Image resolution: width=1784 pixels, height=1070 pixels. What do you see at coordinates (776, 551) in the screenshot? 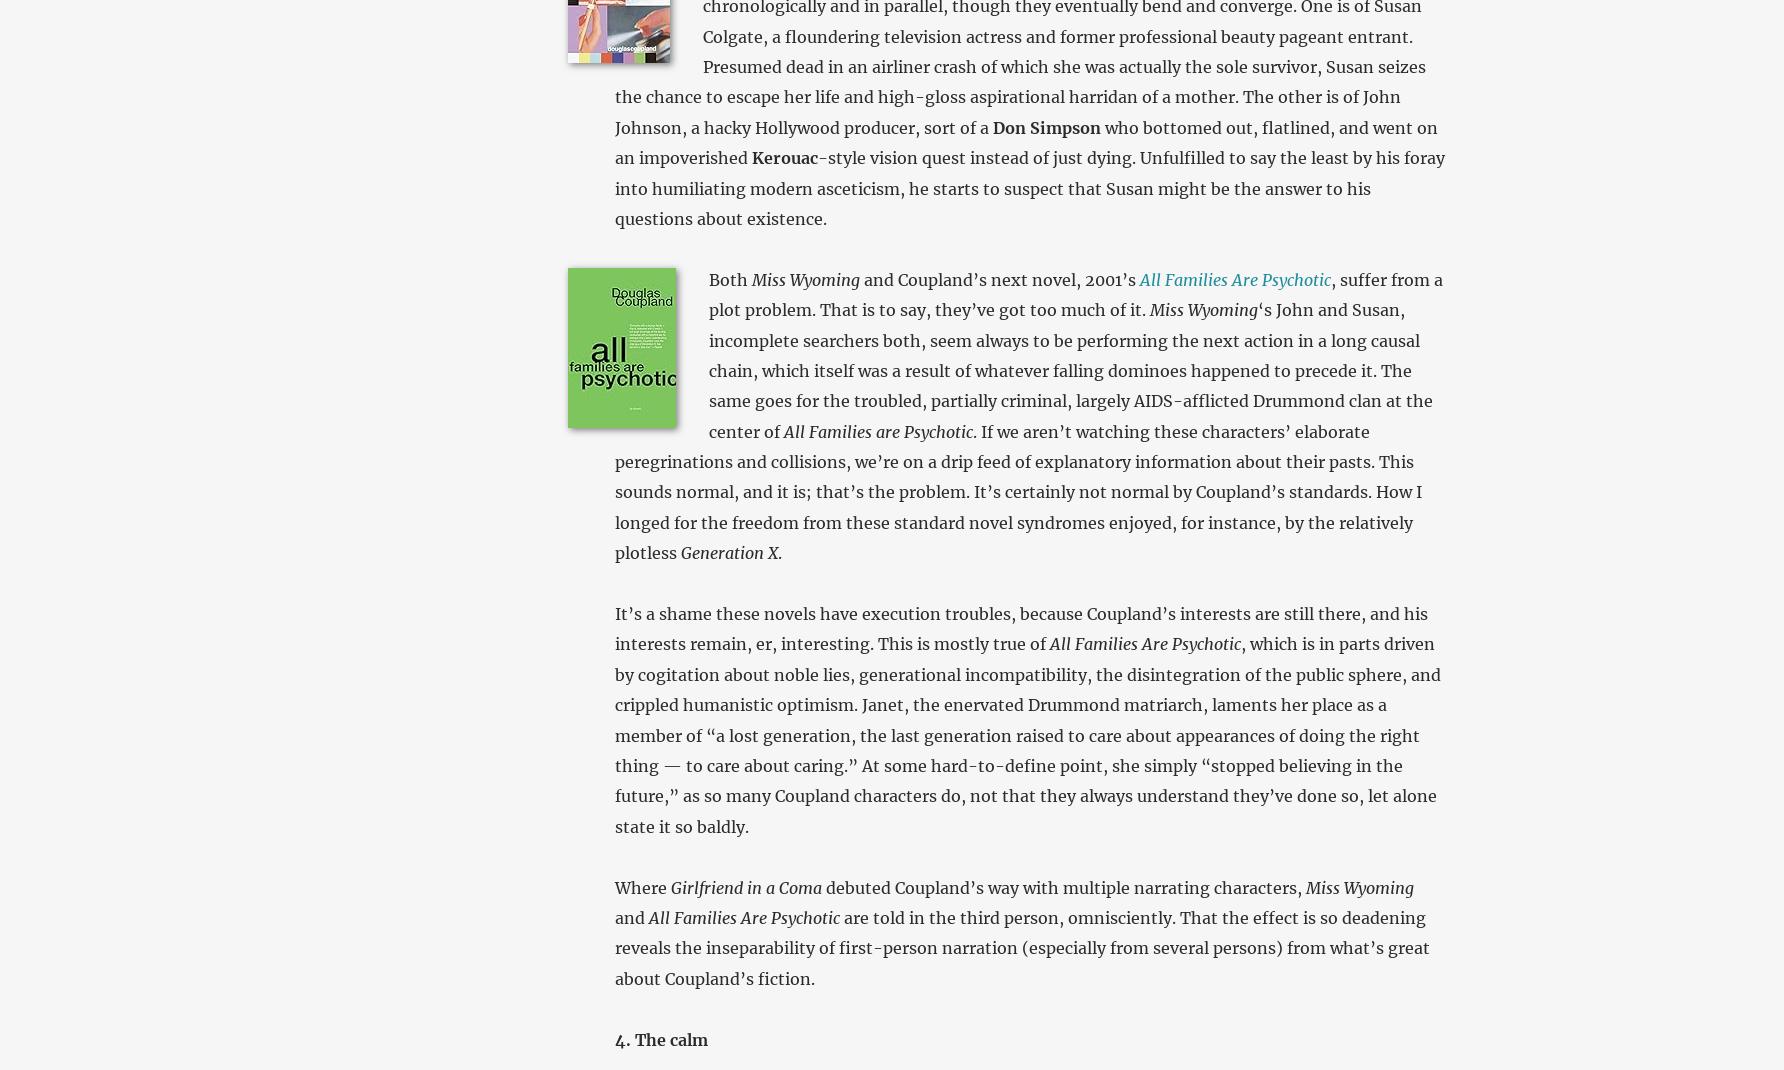
I see `'.'` at bounding box center [776, 551].